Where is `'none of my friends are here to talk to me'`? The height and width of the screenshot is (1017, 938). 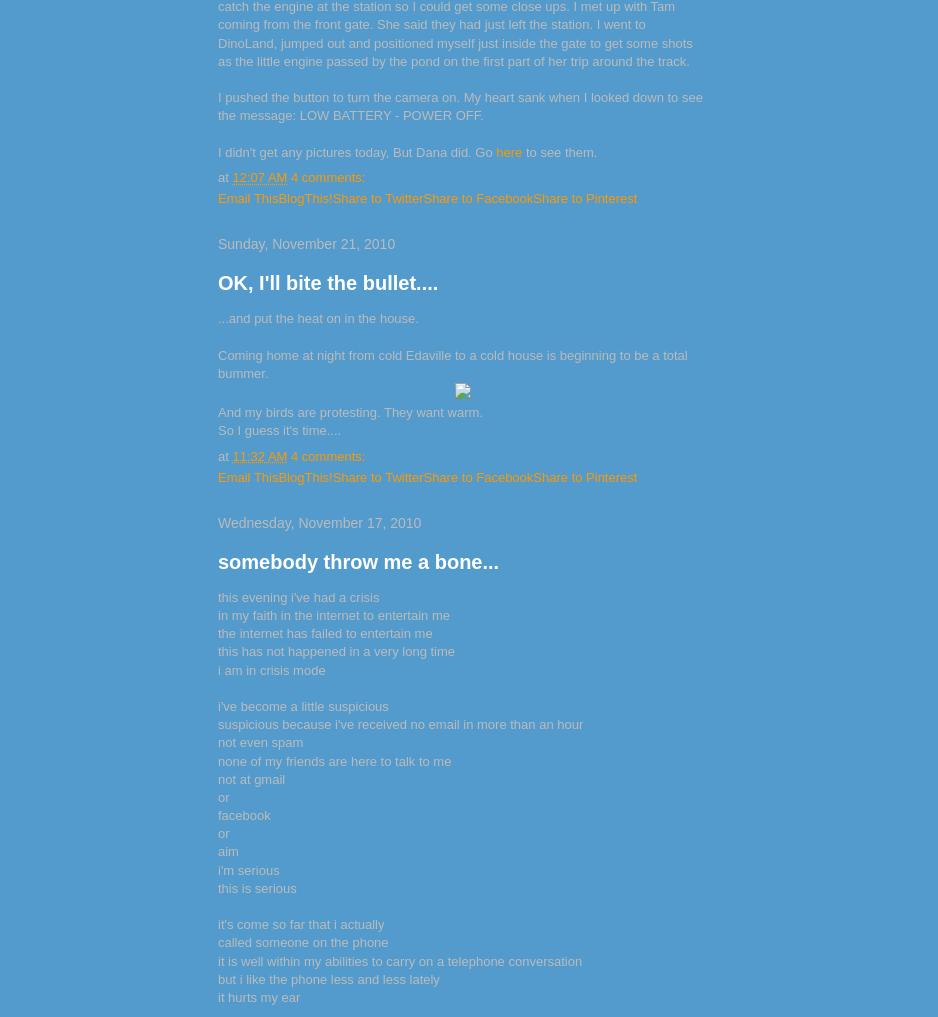
'none of my friends are here to talk to me' is located at coordinates (333, 760).